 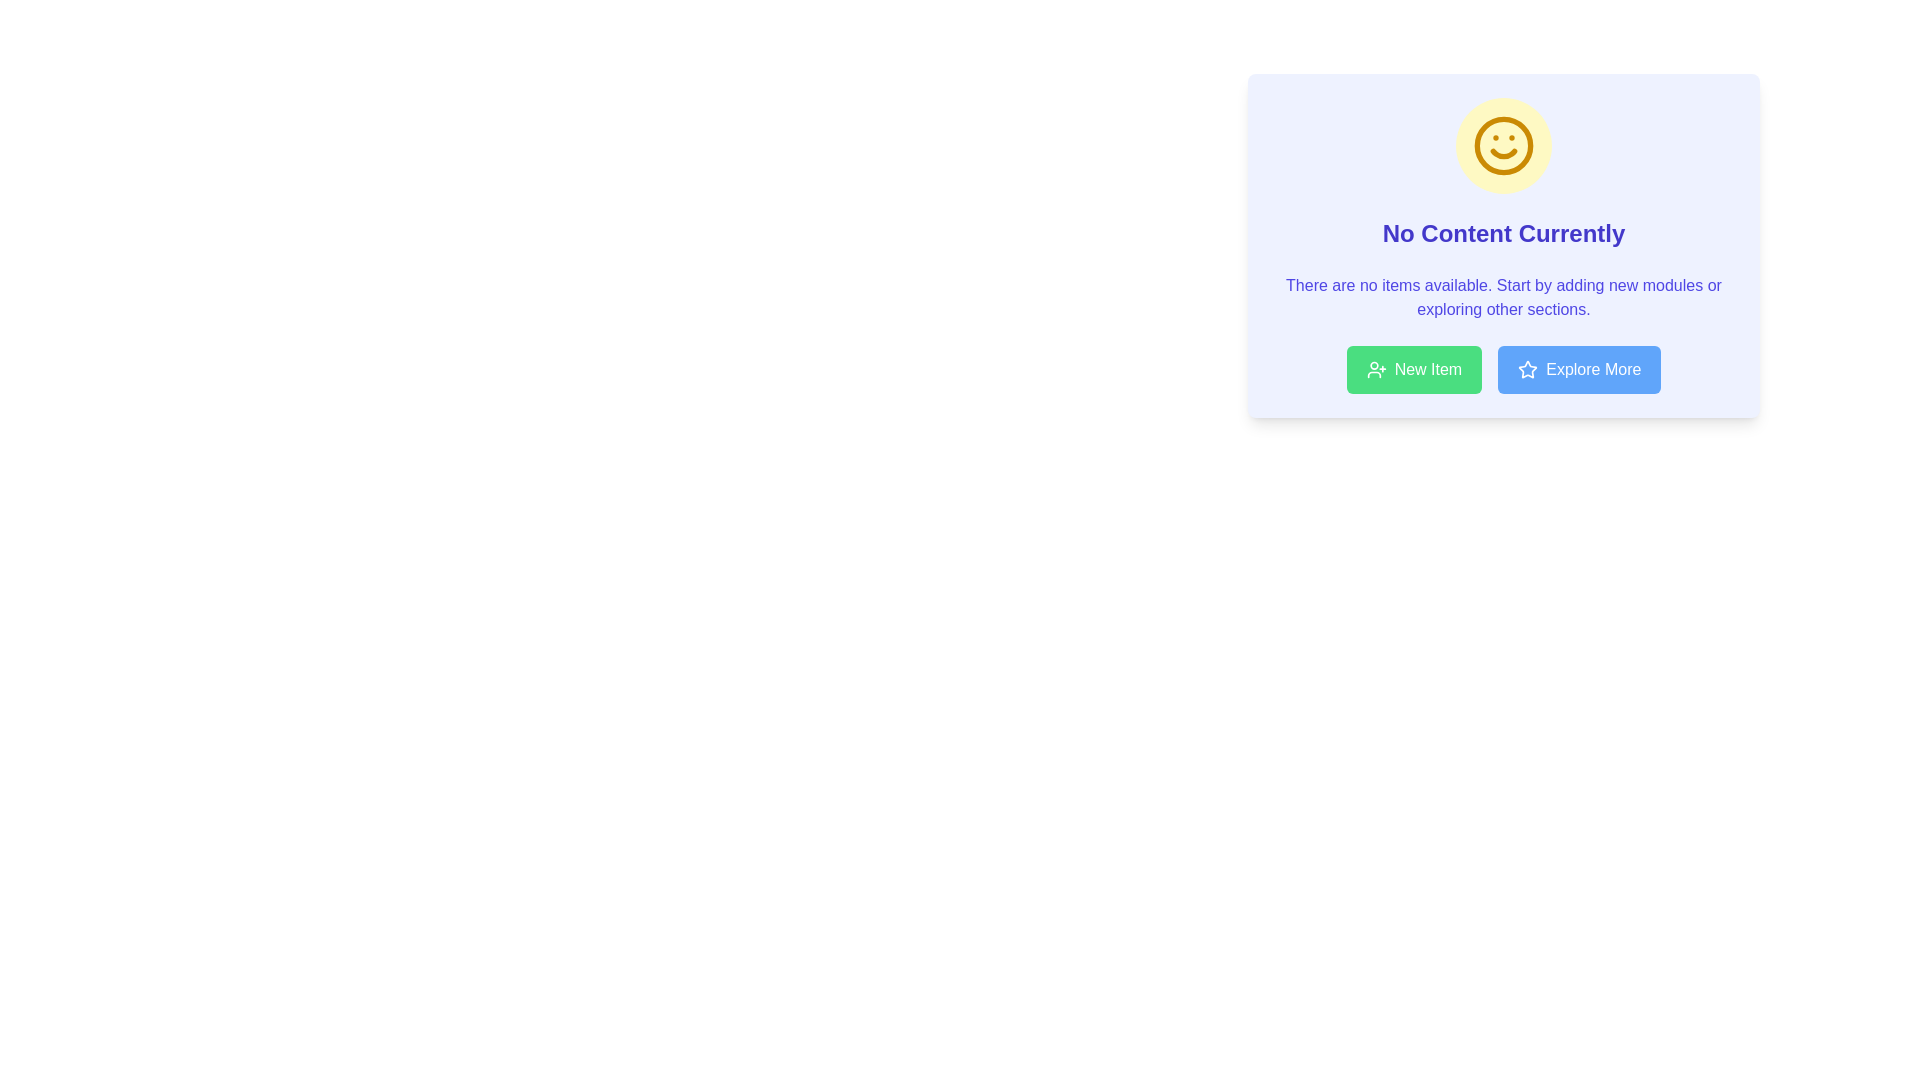 I want to click on the static text block that reads 'There are no items available. Start by adding new modules or exploring other sections.' which is styled with center alignment and colored in indigo, so click(x=1503, y=297).